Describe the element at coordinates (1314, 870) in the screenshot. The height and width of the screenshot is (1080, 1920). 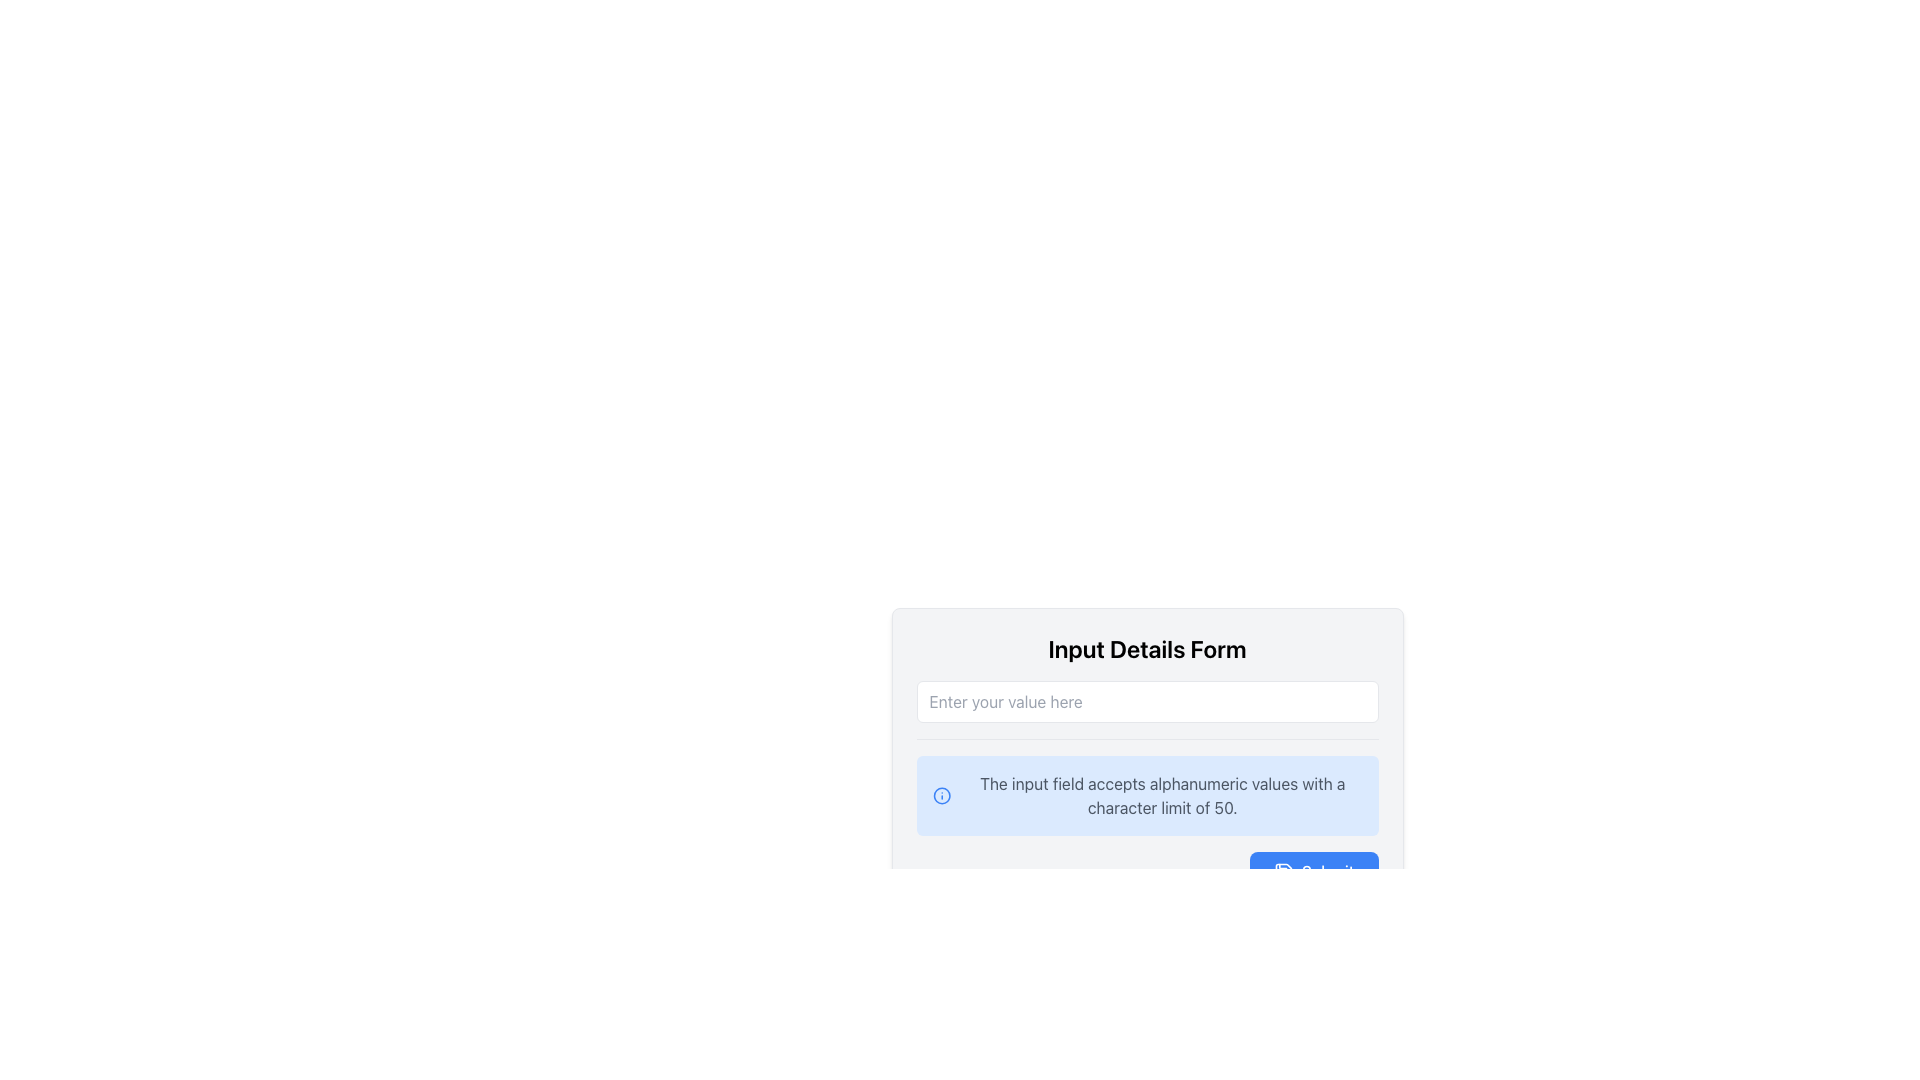
I see `the blue 'Submit' button with rounded corners` at that location.